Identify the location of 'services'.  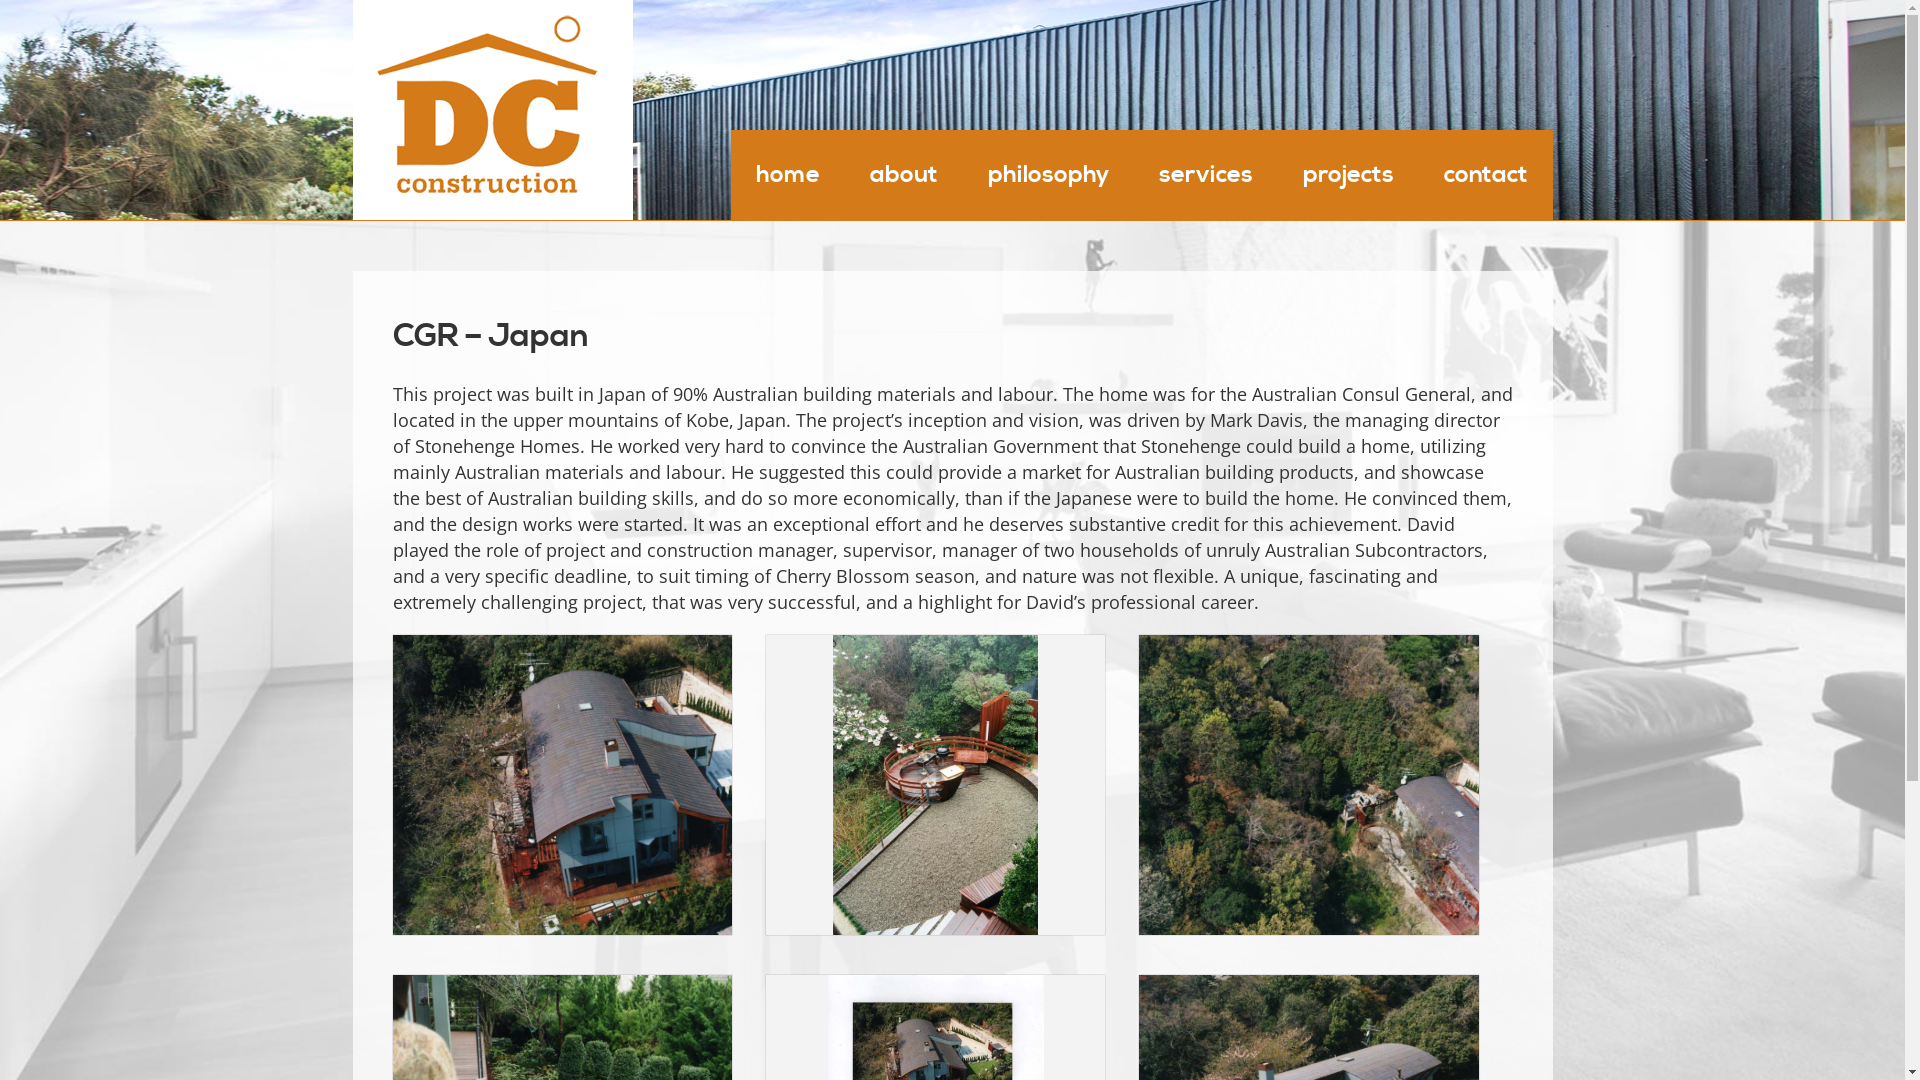
(1133, 173).